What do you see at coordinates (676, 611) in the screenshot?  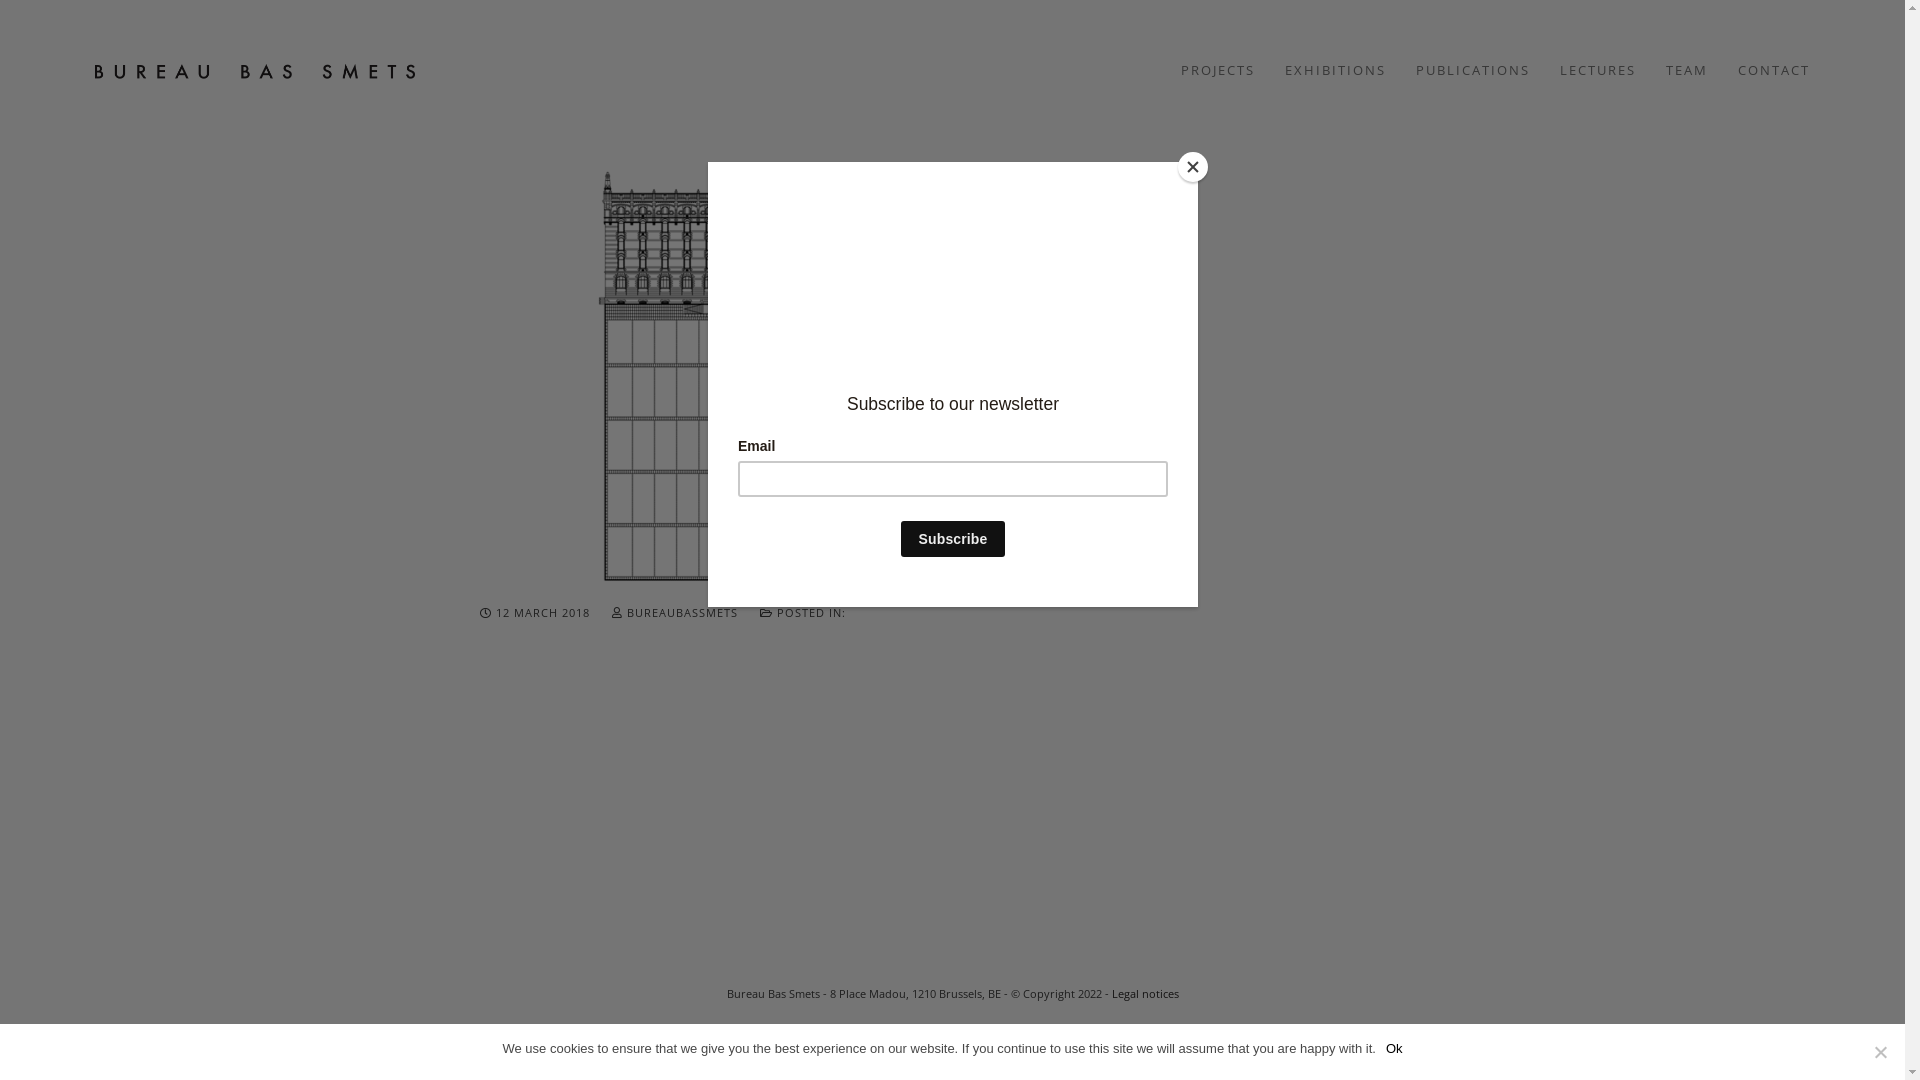 I see `'BUREAUBASSMETS'` at bounding box center [676, 611].